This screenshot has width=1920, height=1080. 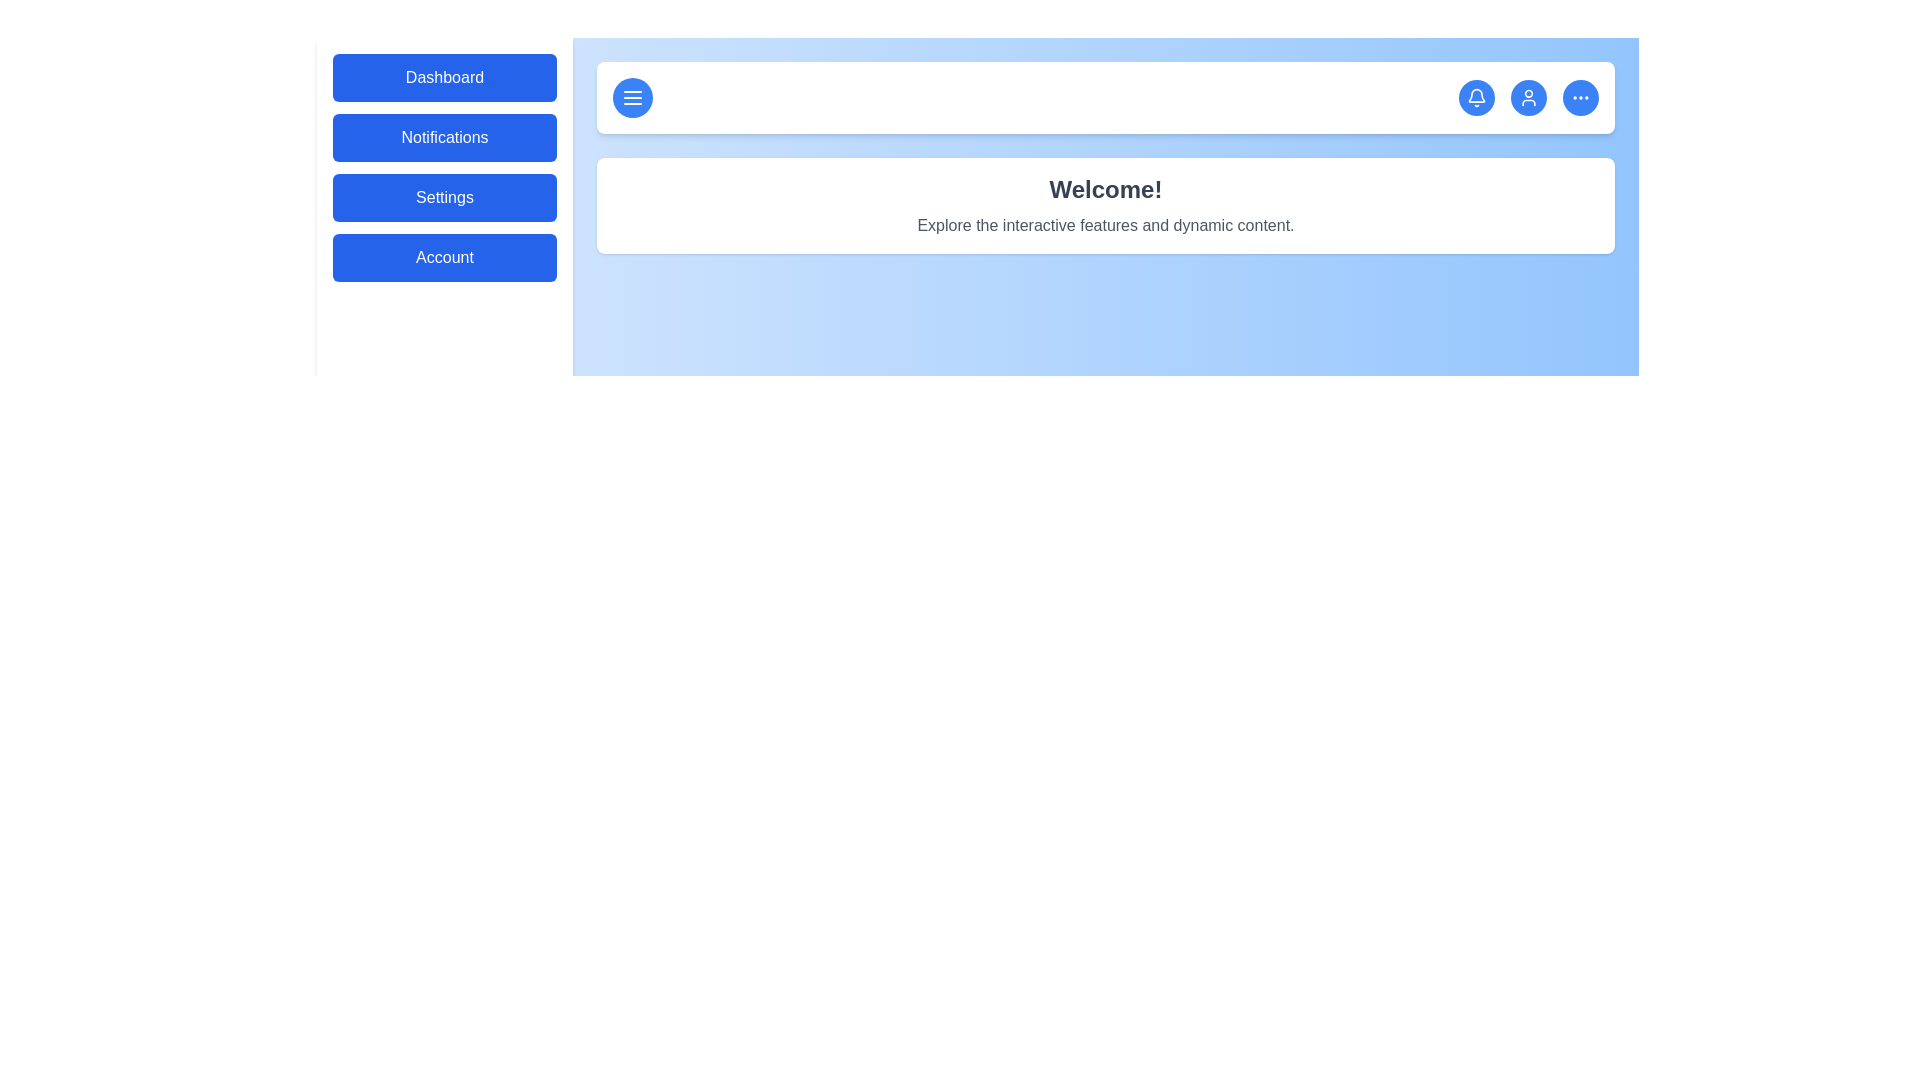 What do you see at coordinates (1477, 97) in the screenshot?
I see `the notification icon in the header` at bounding box center [1477, 97].